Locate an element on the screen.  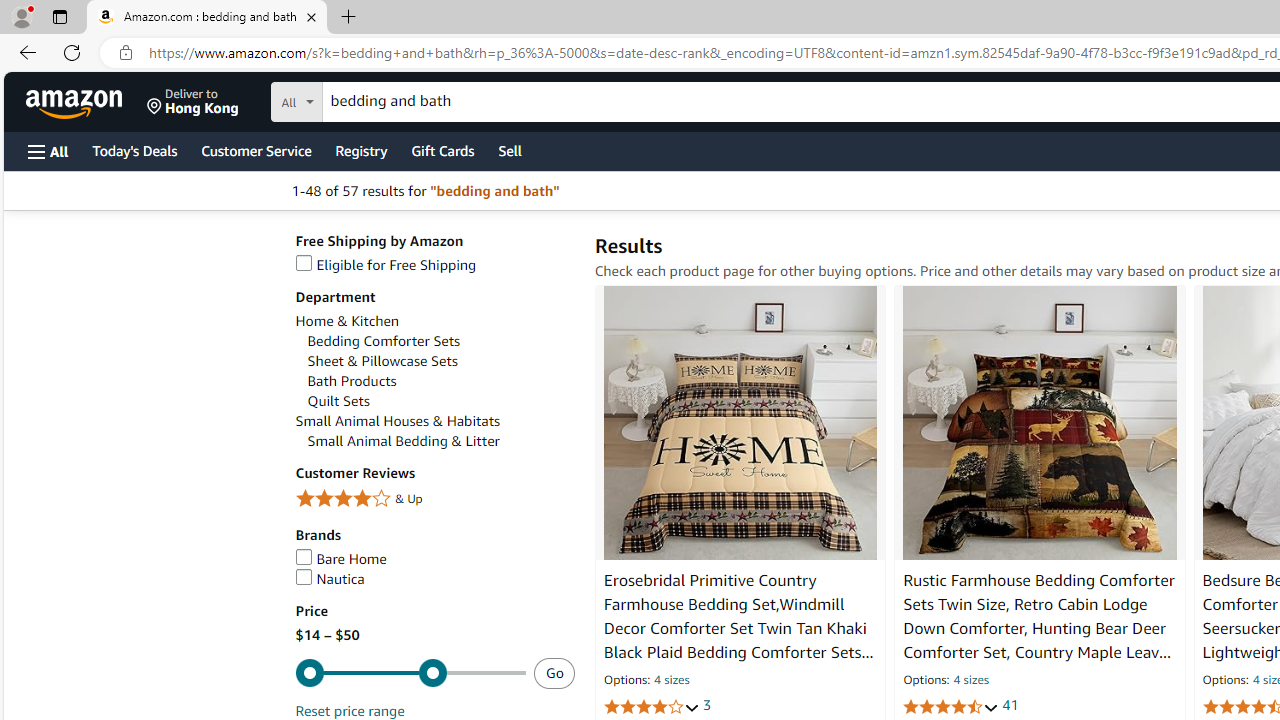
'3.8 out of 5 stars' is located at coordinates (651, 706).